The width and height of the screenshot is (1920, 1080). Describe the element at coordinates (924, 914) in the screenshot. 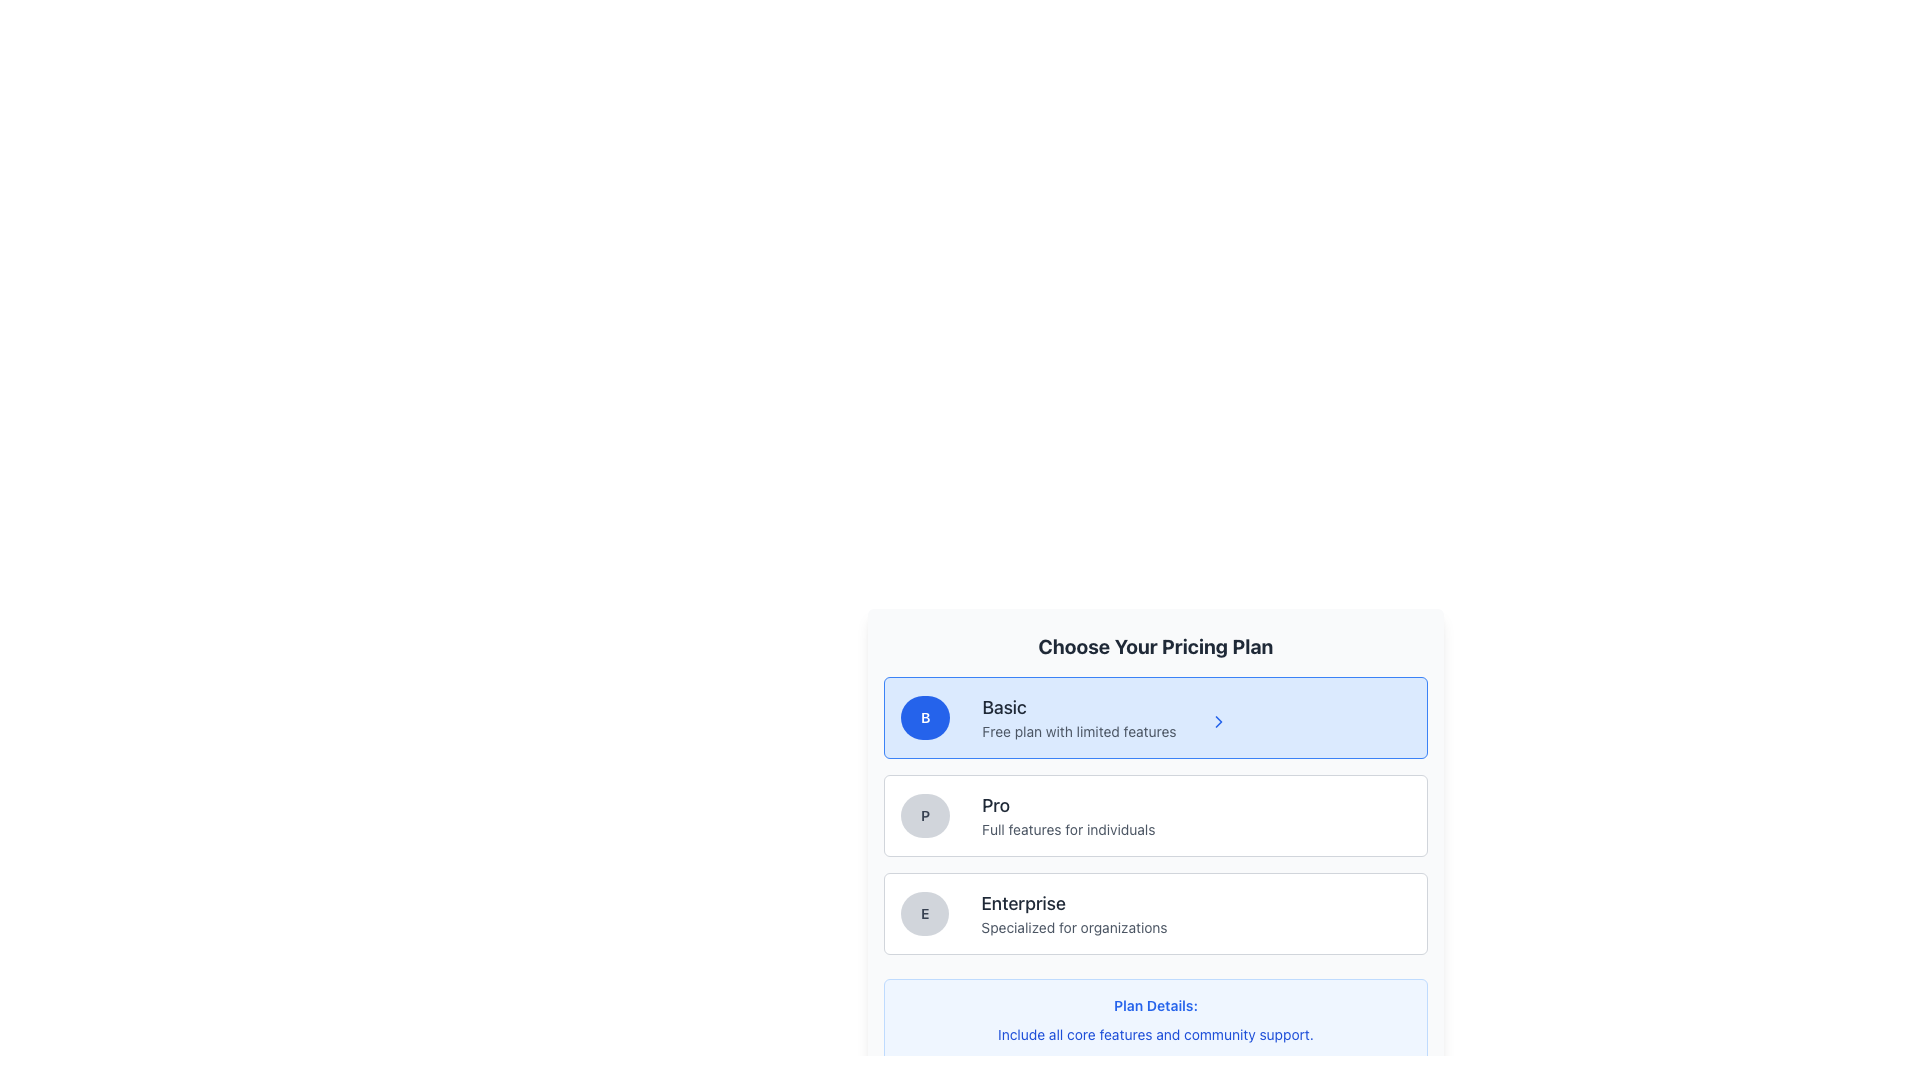

I see `the circular badge with a light gray background and the letter 'E' in dark gray bold font, located in the third option of the pricing plan selection interface for the 'Enterprise' plan` at that location.